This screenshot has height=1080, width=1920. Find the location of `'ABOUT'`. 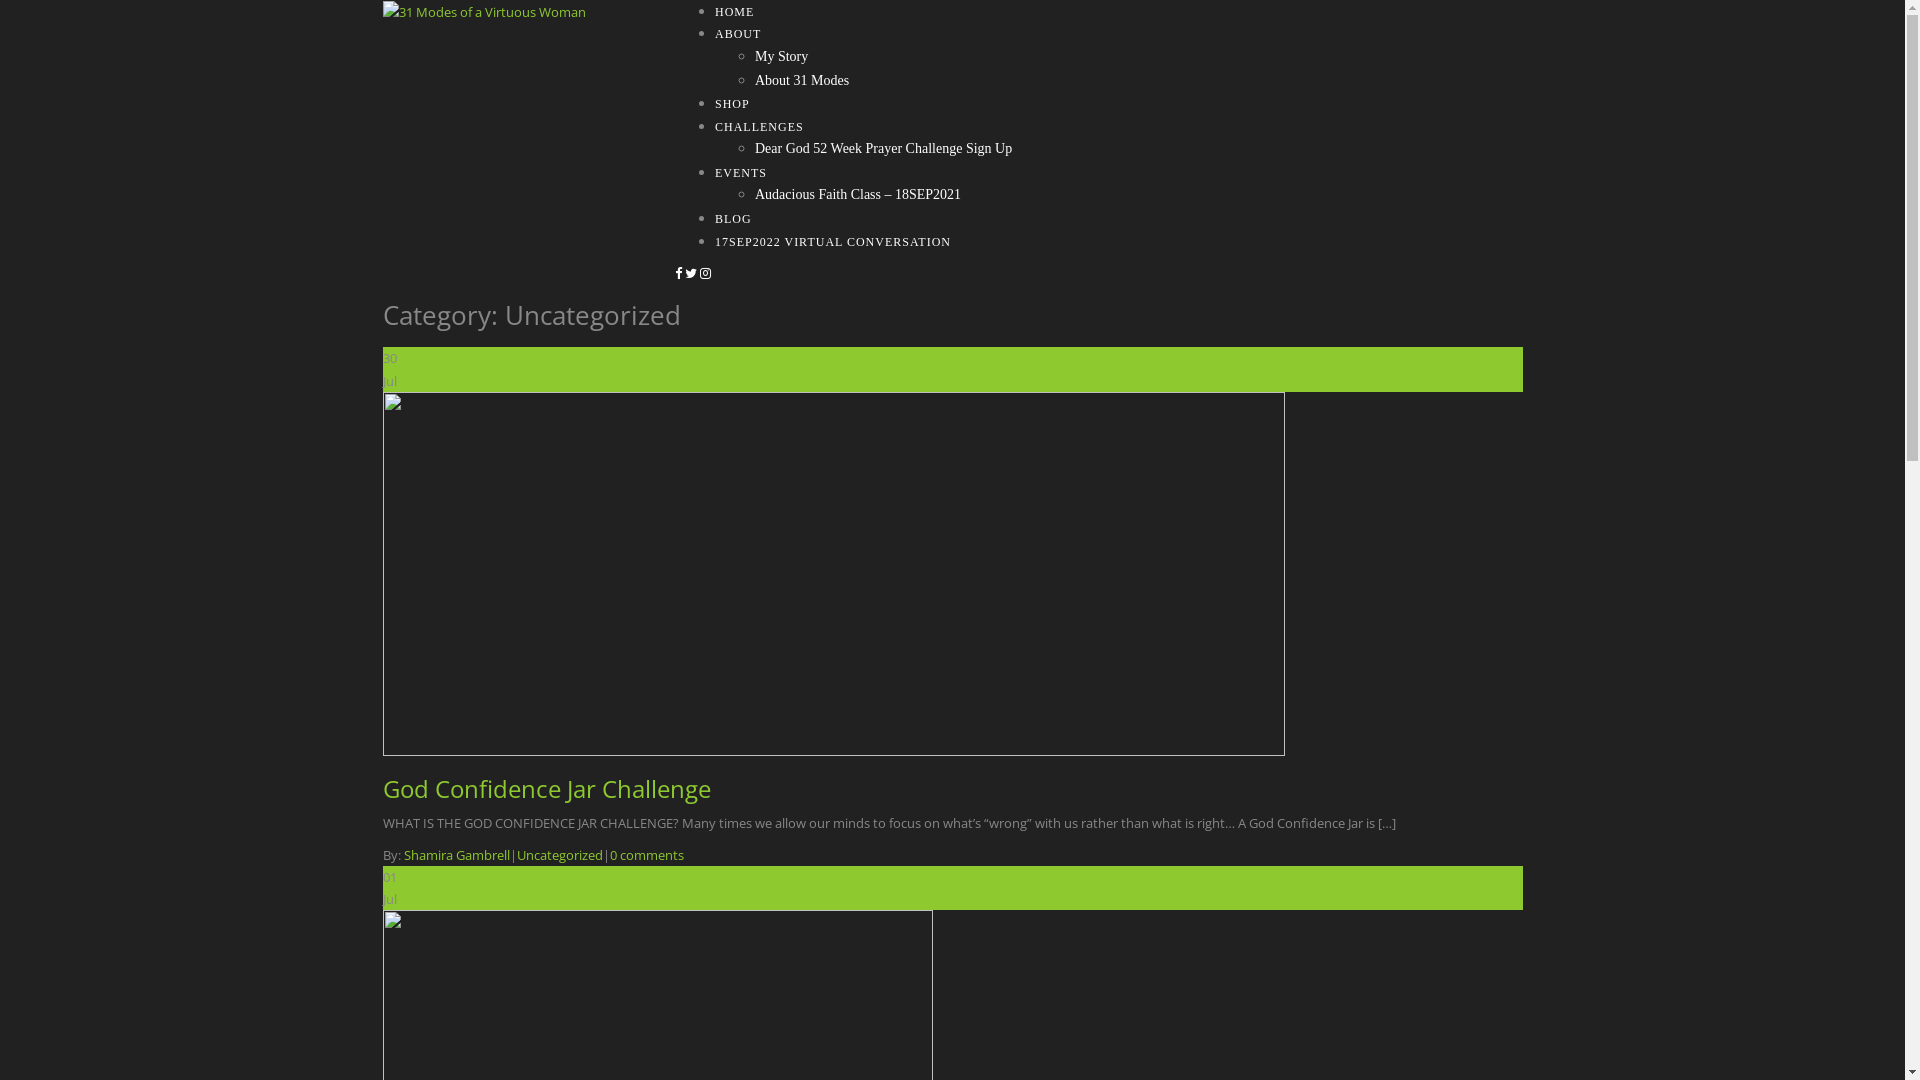

'ABOUT' is located at coordinates (737, 34).